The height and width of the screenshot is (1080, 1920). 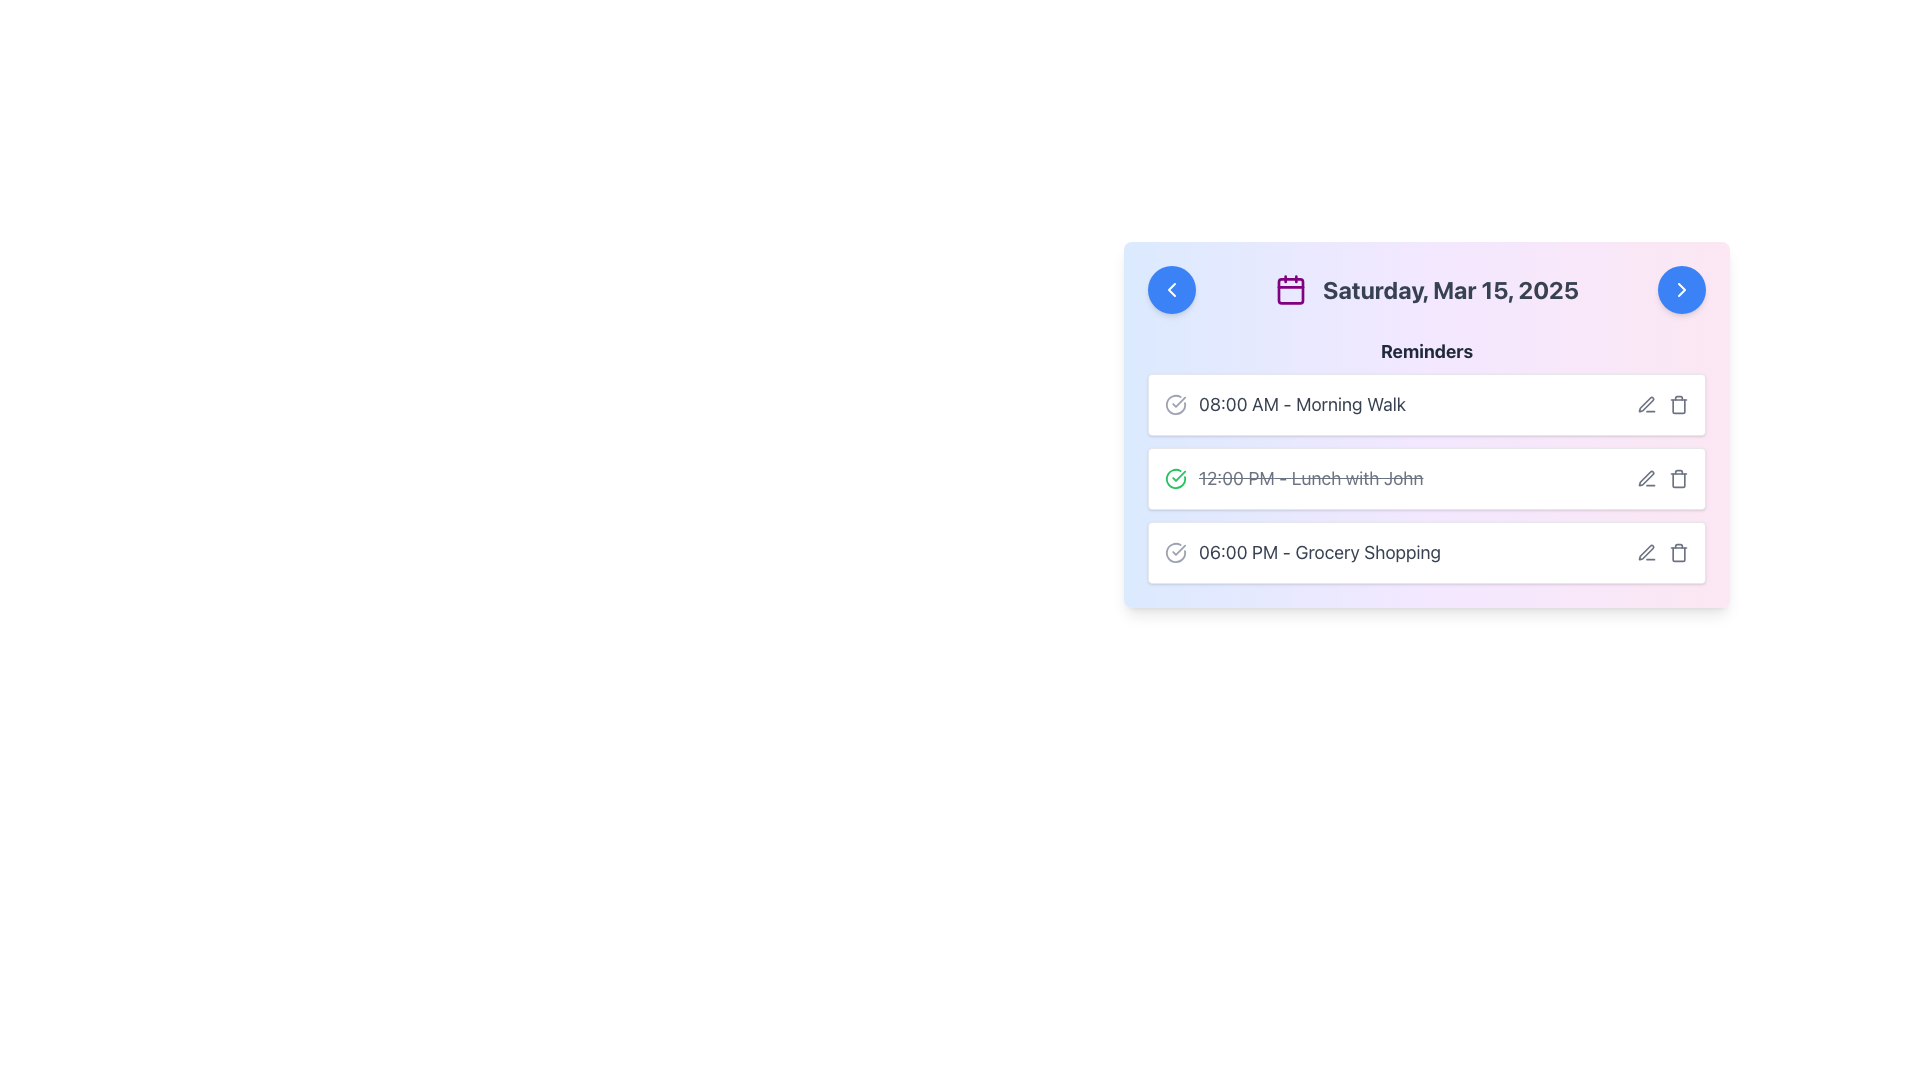 I want to click on the chevron icon located in the upper-left corner of the card interface, so click(x=1171, y=289).